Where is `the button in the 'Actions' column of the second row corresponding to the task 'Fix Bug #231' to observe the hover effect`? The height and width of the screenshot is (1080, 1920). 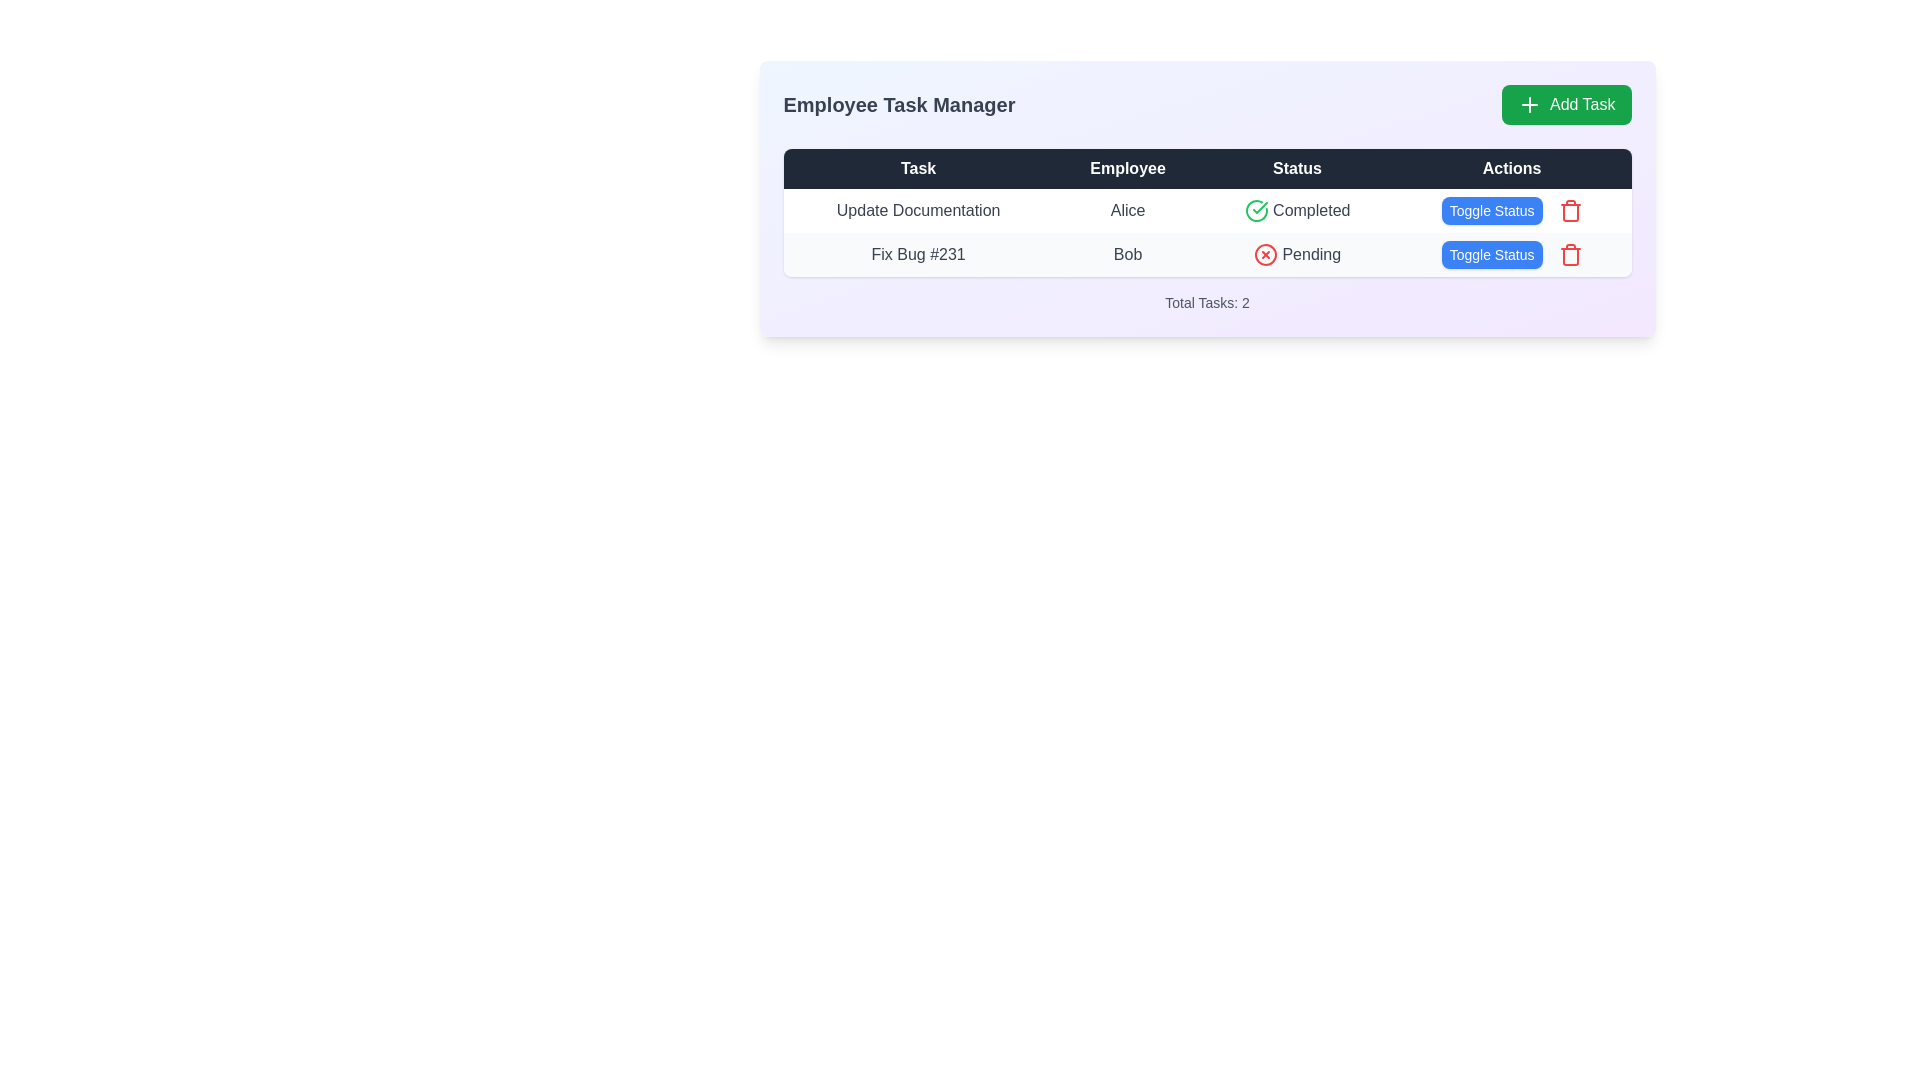
the button in the 'Actions' column of the second row corresponding to the task 'Fix Bug #231' to observe the hover effect is located at coordinates (1512, 253).